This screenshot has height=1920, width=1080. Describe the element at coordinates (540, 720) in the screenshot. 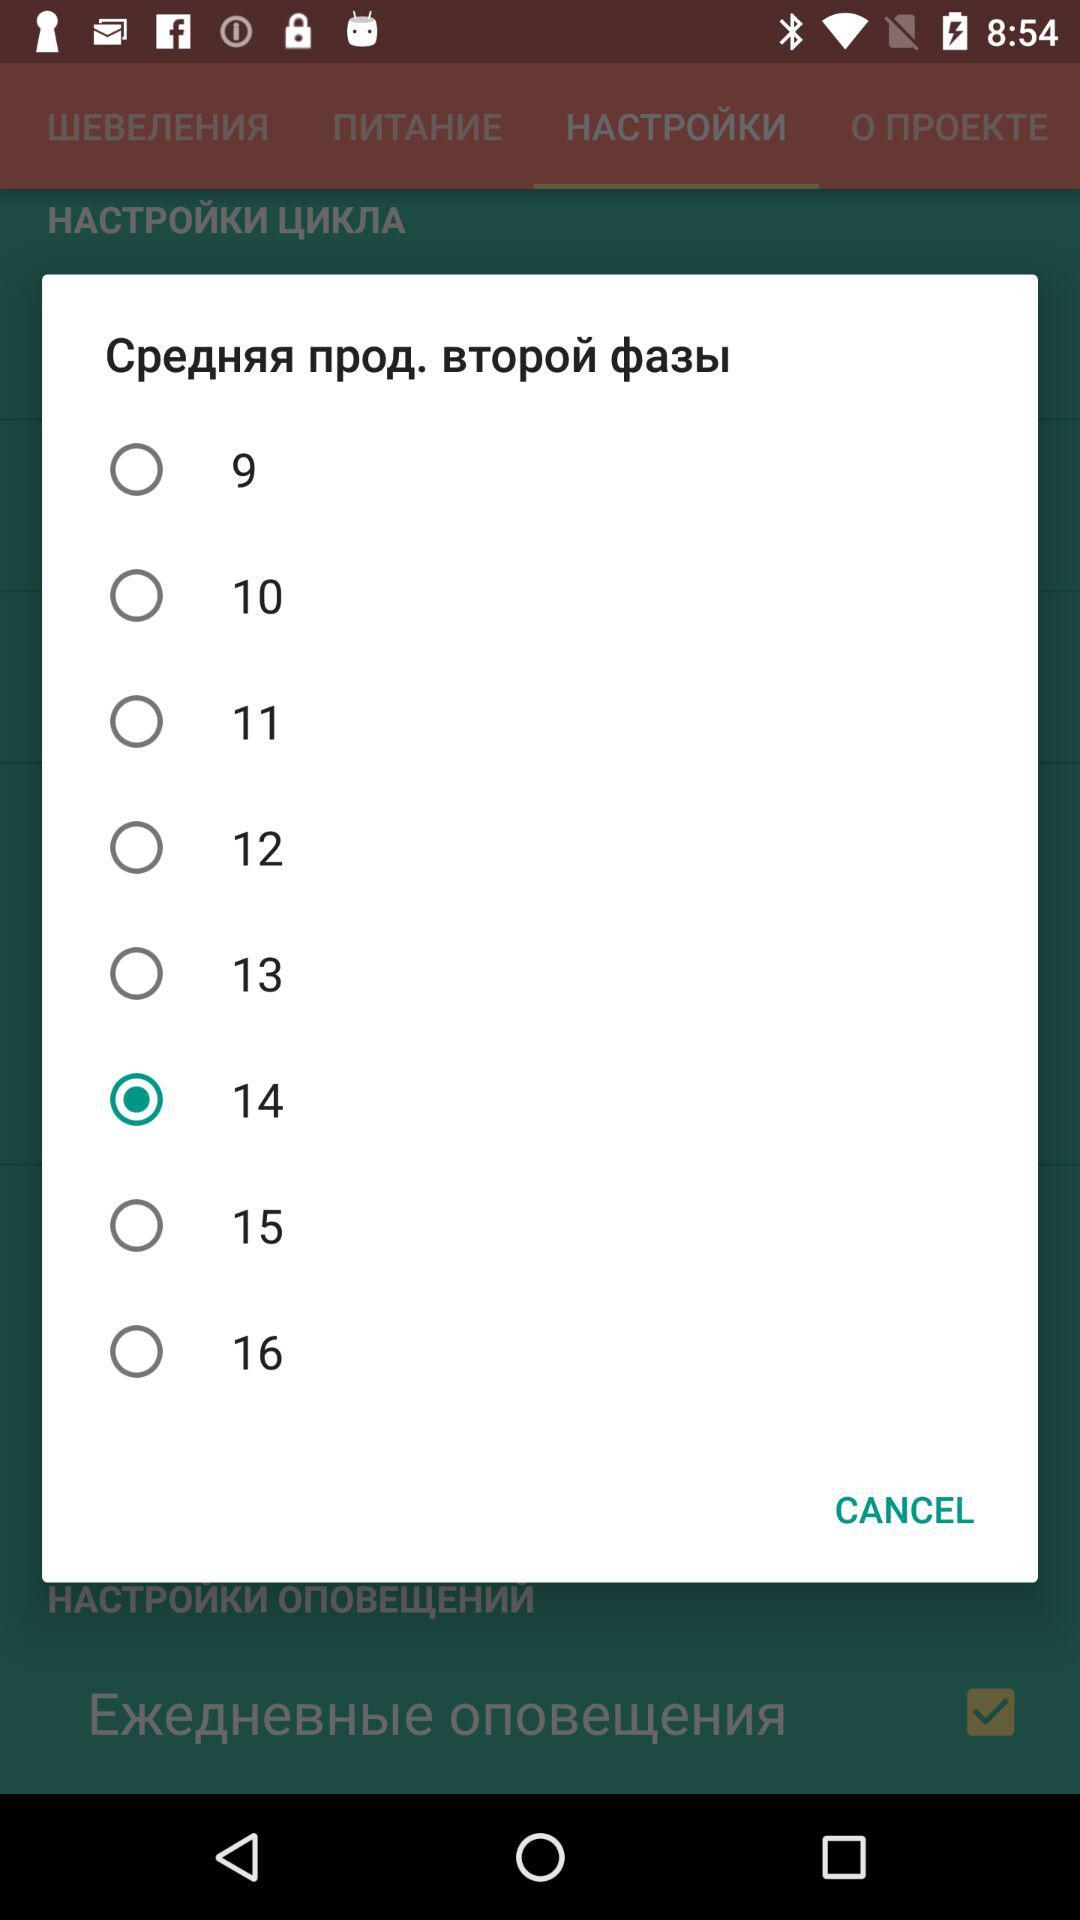

I see `the item above 12 icon` at that location.